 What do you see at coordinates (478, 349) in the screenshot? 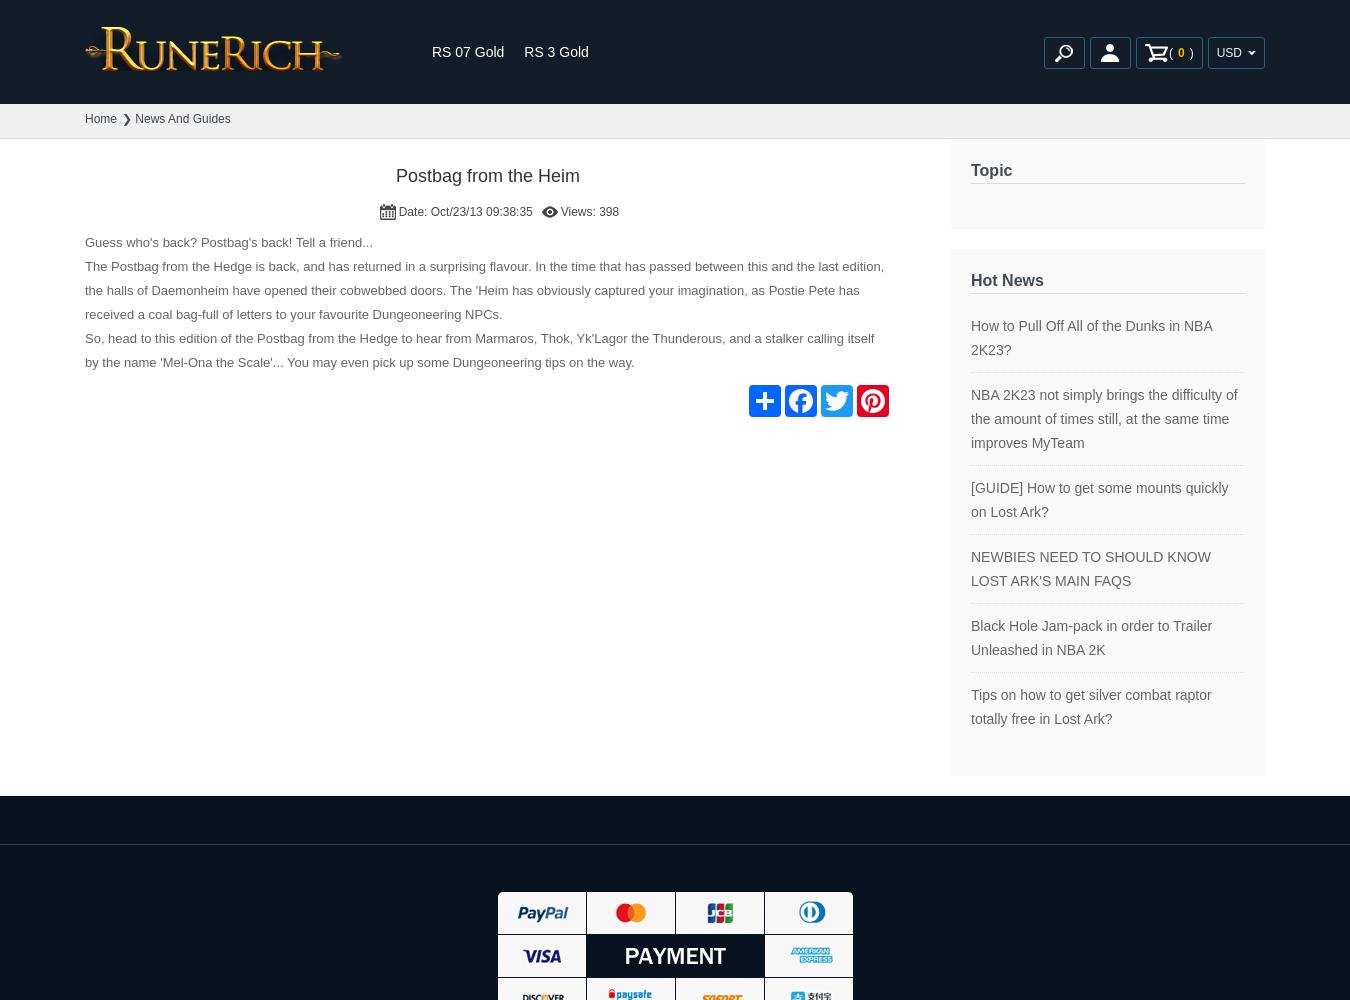
I see `'So, head to this edition of the Postbag from the Hedge to hear from Marmaros, Thok, Yk'Lagor the Thunderous, and a stalker calling itself by the name 'Mel-Ona the Scale'... You may even pick up some Dungeoneering tips on the way.'` at bounding box center [478, 349].